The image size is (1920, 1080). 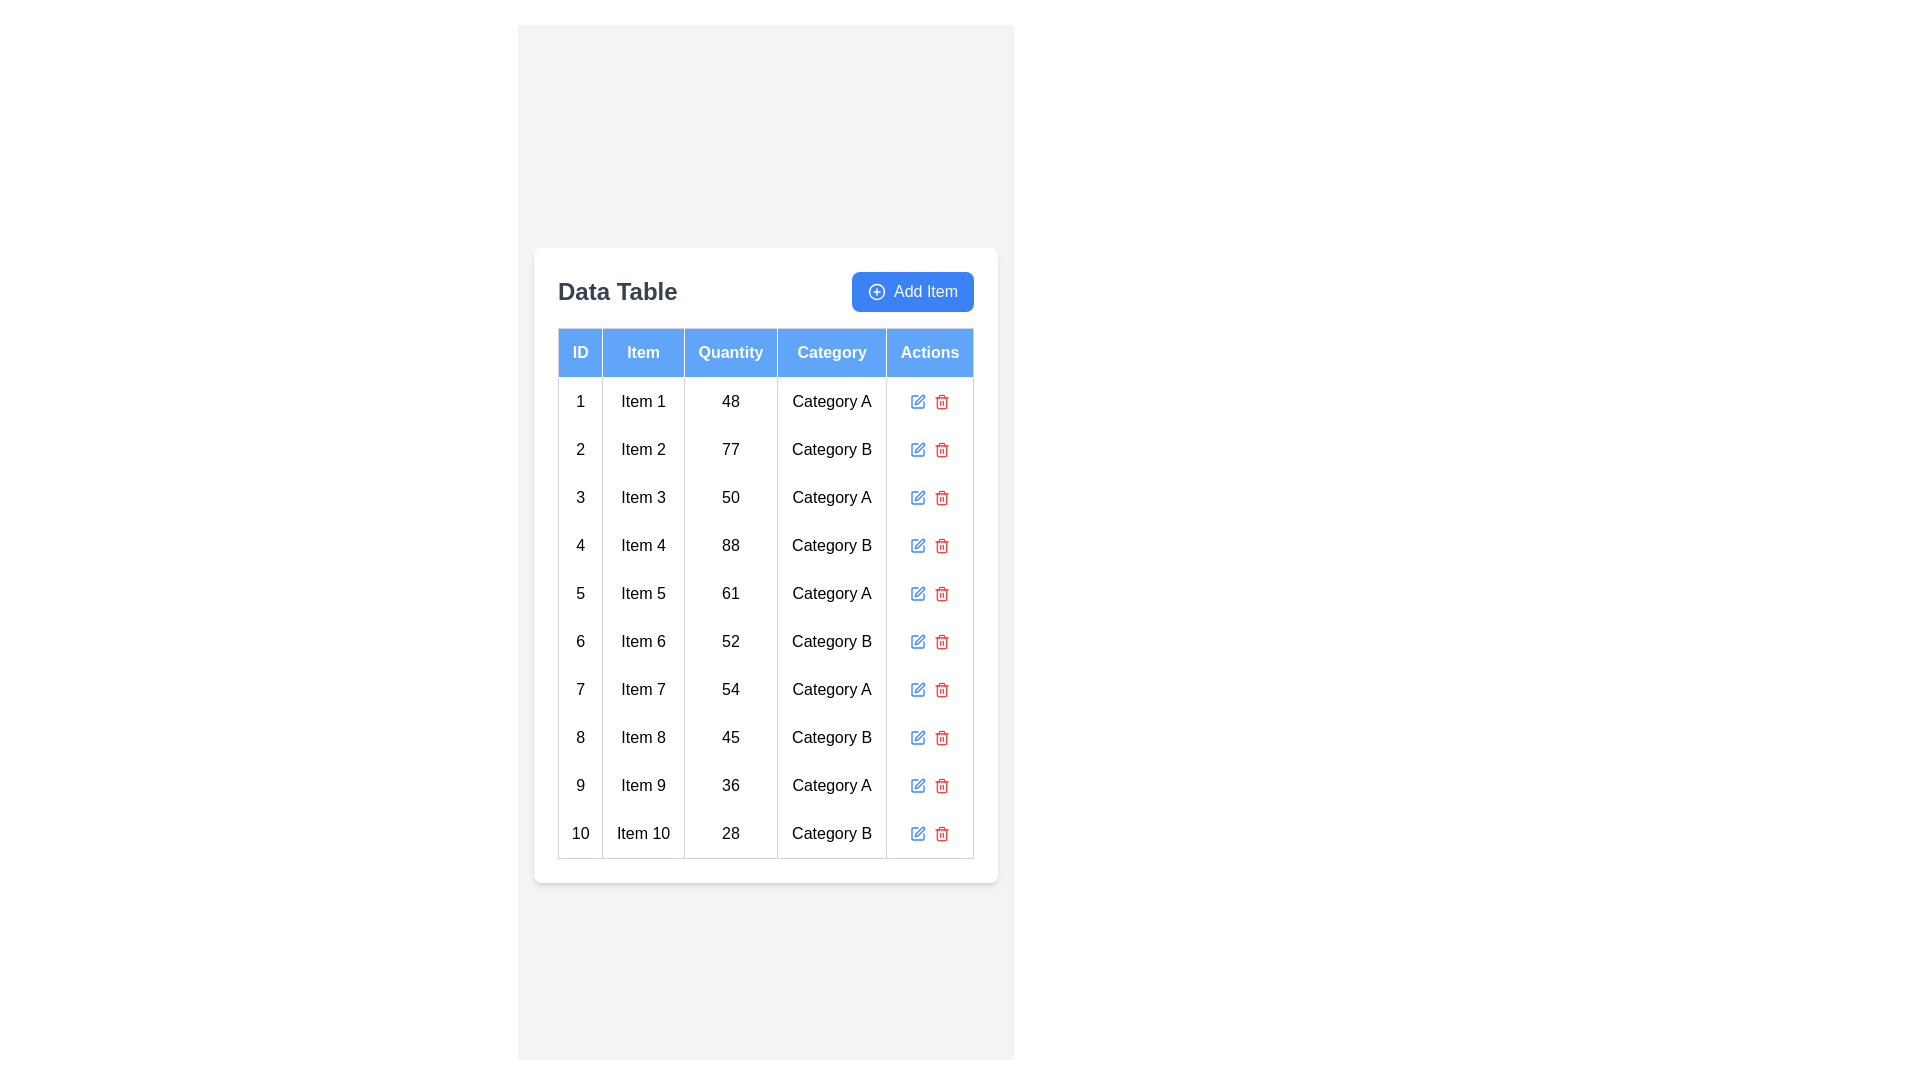 I want to click on the first icon button in the 'Actions' column of the 9th row to initiate editing of the respective data entry, so click(x=917, y=784).